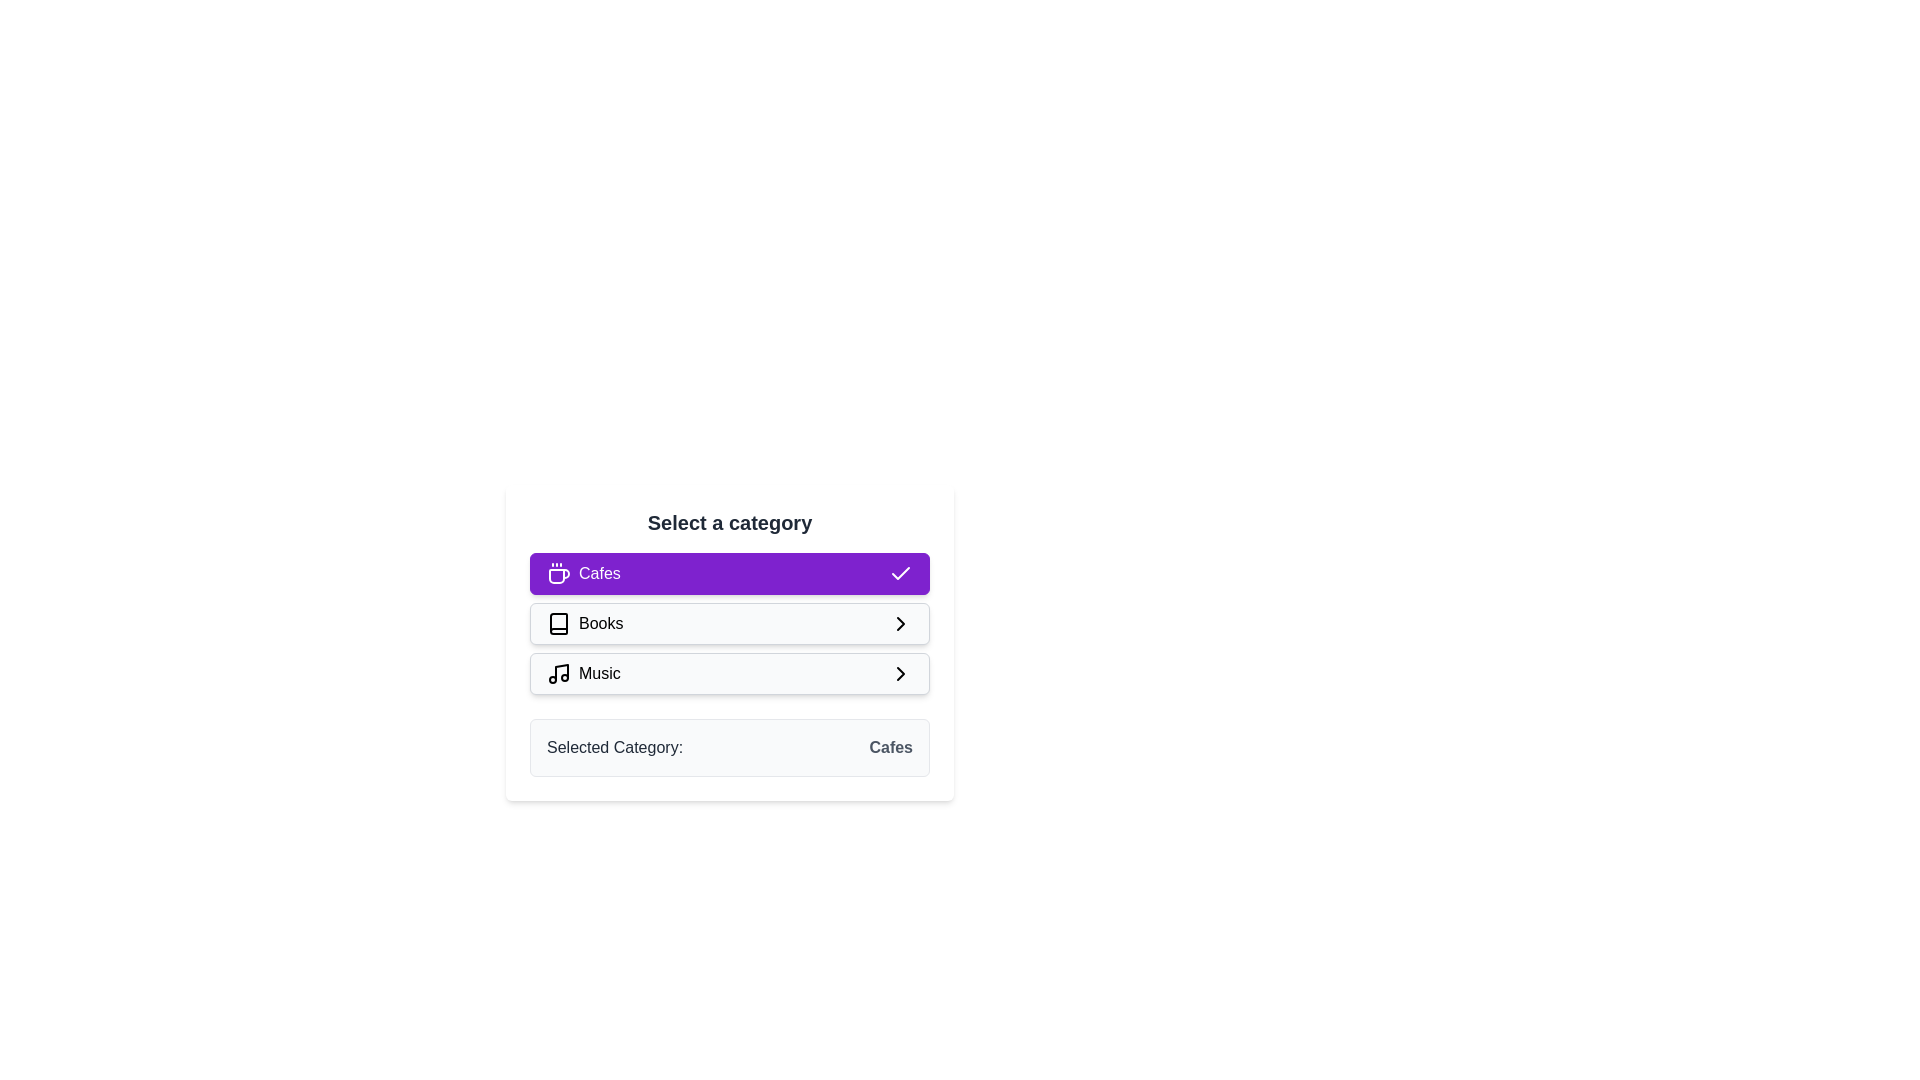  What do you see at coordinates (600, 623) in the screenshot?
I see `the 'Books' category text label, which is the second label in a vertical arrangement of categories and is positioned to the right of a book icon` at bounding box center [600, 623].